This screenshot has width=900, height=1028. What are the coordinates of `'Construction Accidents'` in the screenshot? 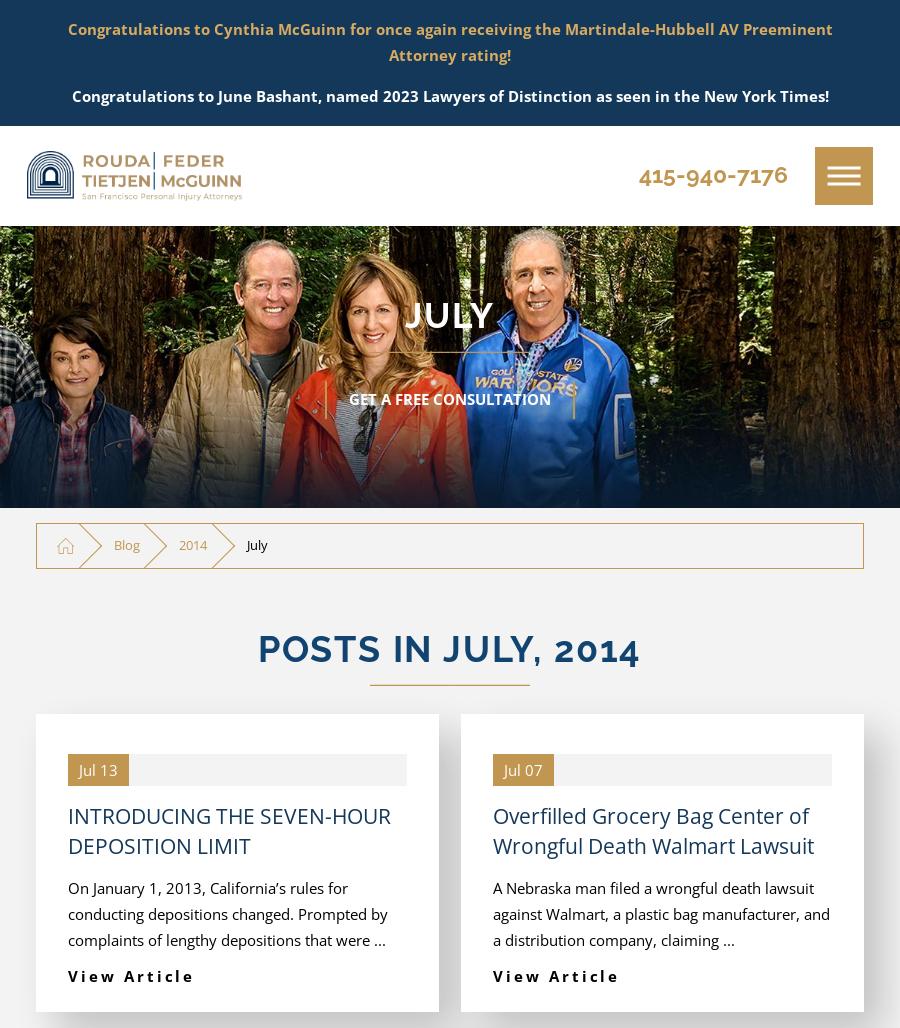 It's located at (190, 658).